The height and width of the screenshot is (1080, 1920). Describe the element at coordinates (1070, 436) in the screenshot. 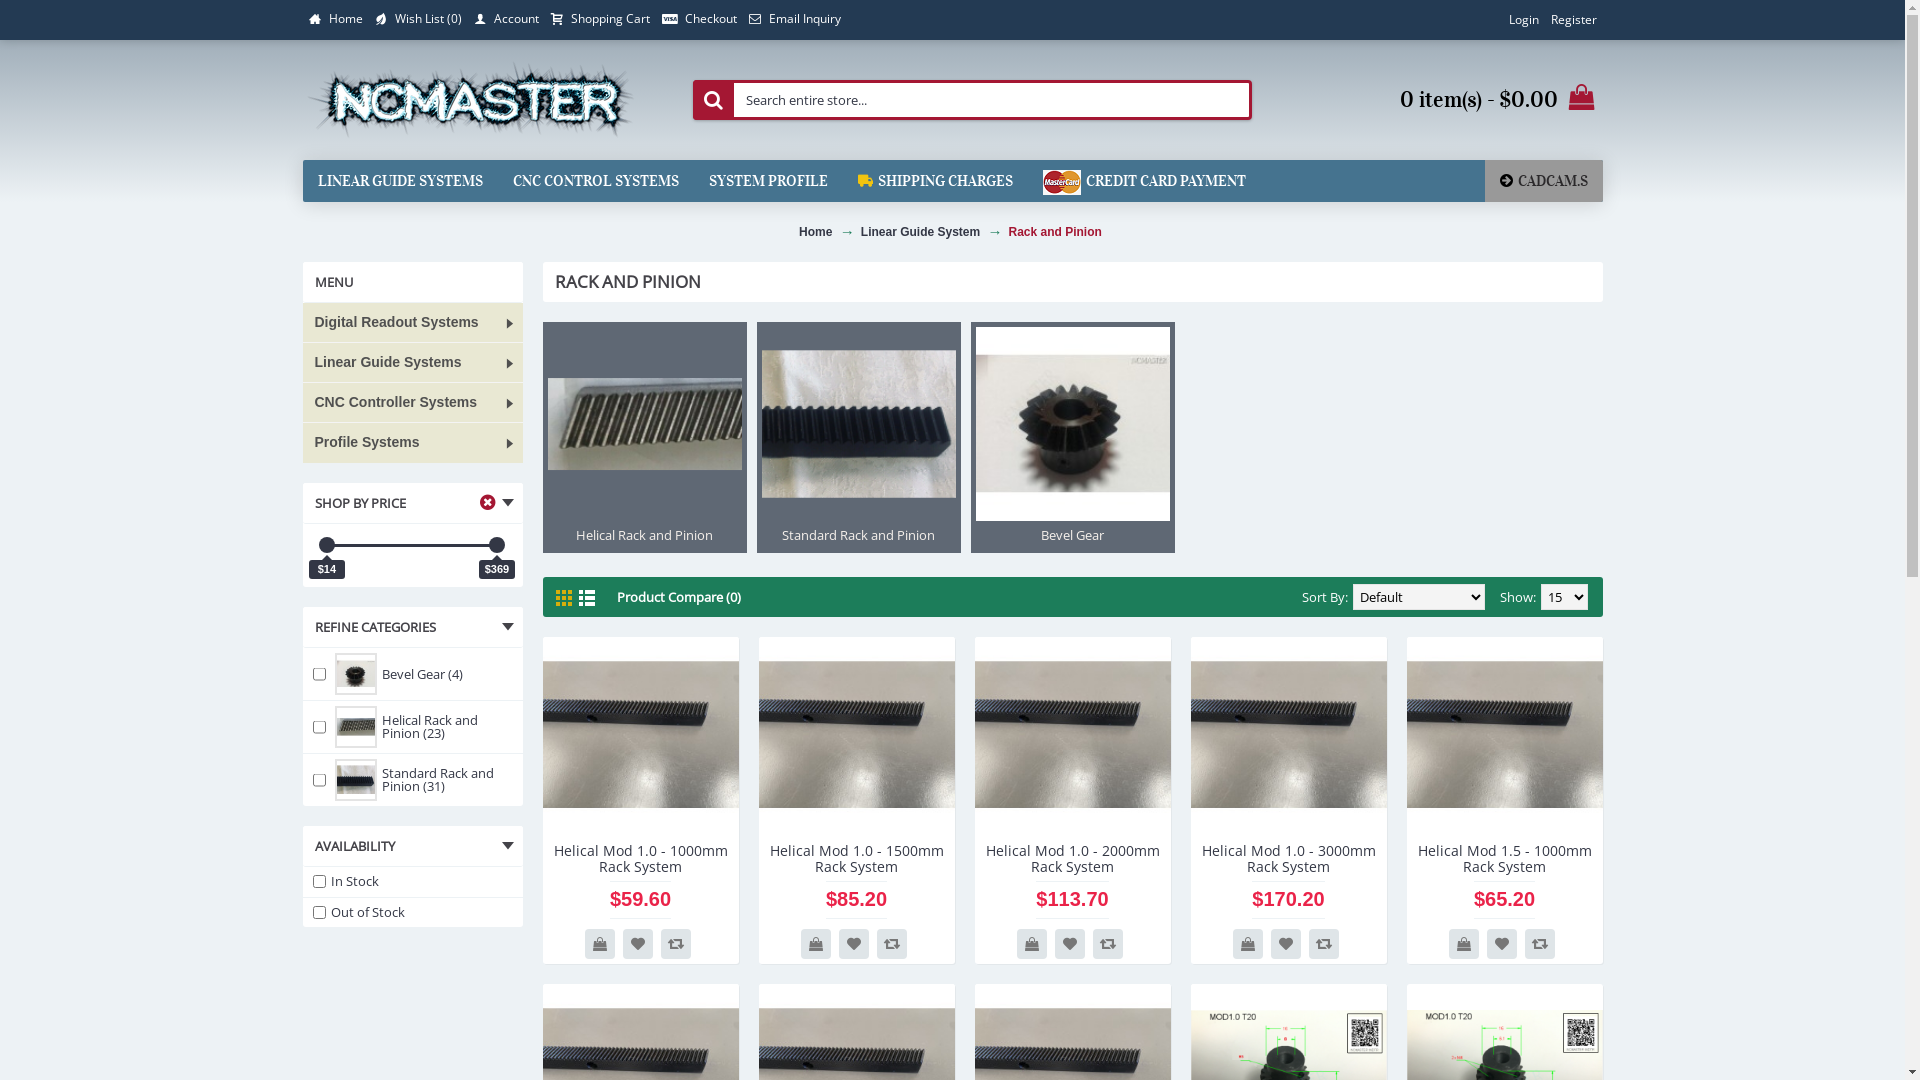

I see `'Bevel Gear'` at that location.